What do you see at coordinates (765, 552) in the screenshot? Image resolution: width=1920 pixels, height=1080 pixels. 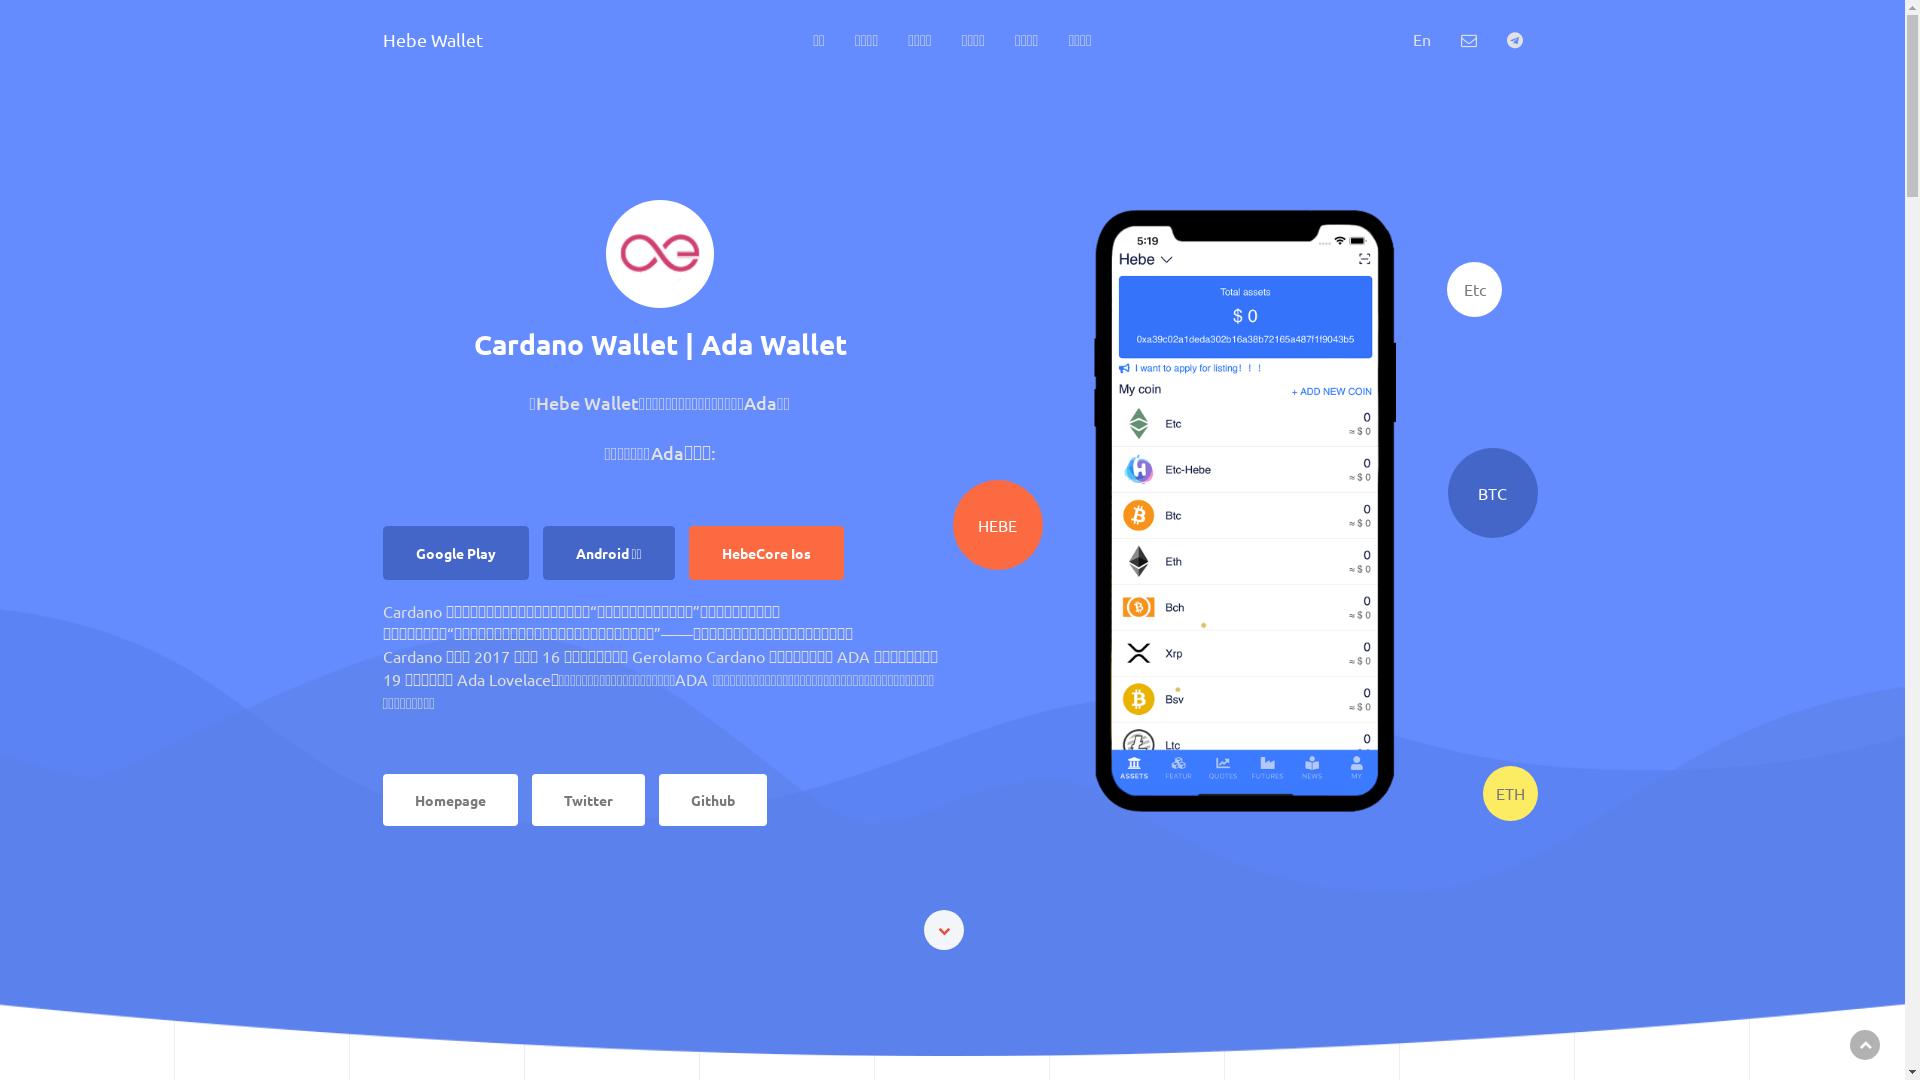 I see `'HebeCore Ios'` at bounding box center [765, 552].